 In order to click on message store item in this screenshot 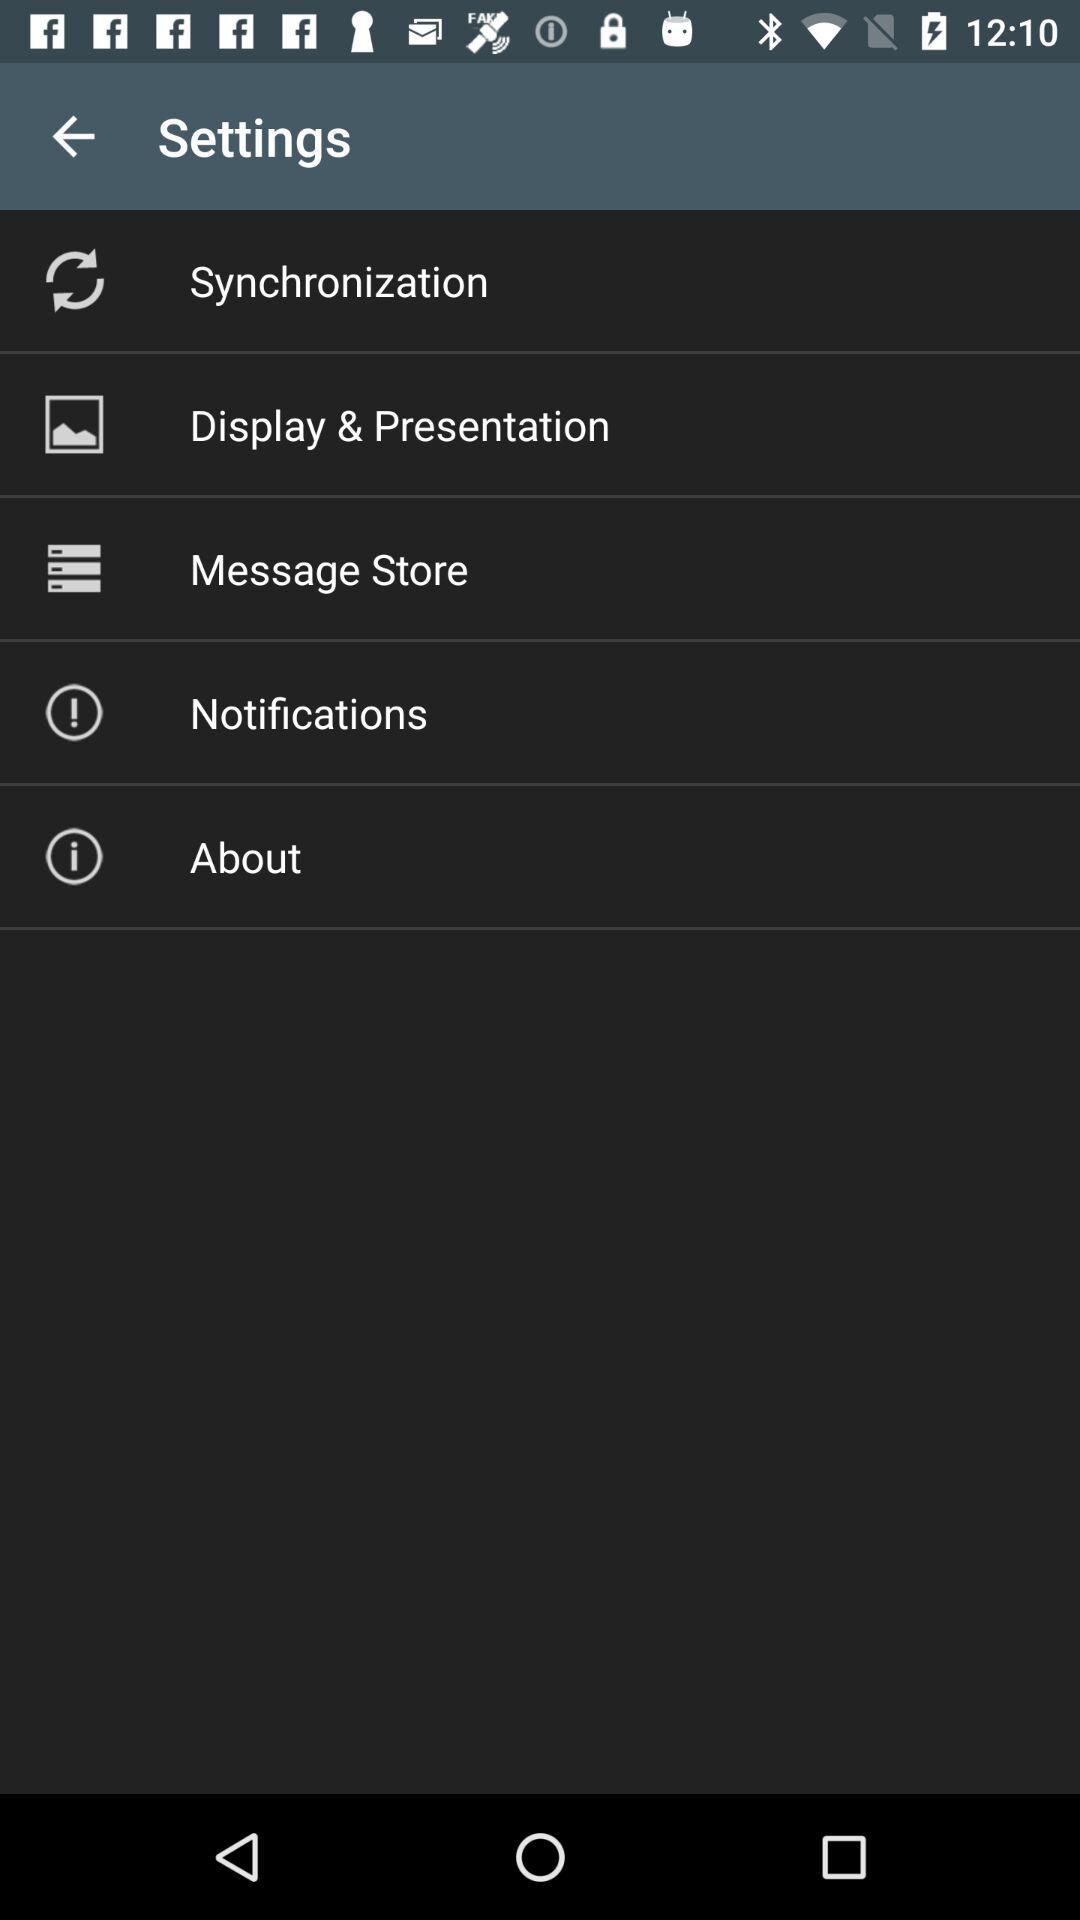, I will do `click(328, 567)`.